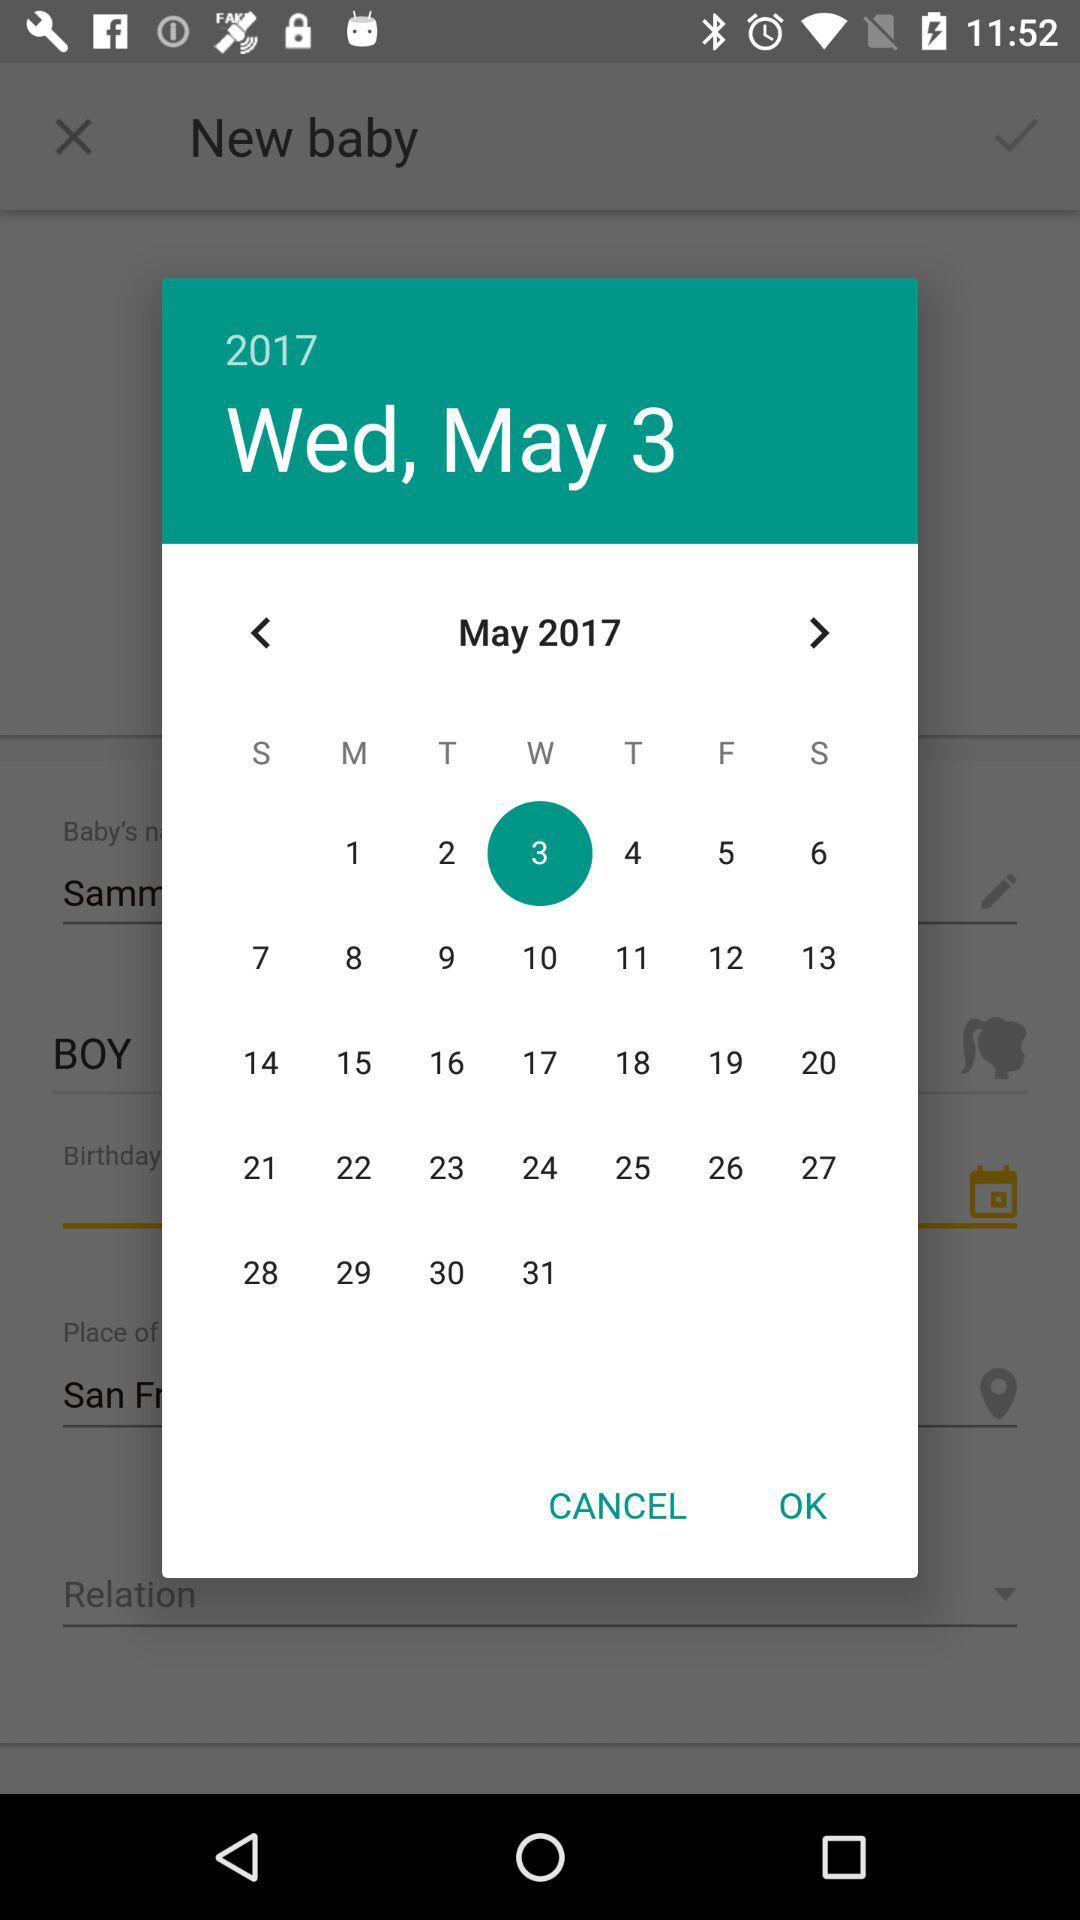 This screenshot has width=1080, height=1920. I want to click on the wed, may 3, so click(452, 435).